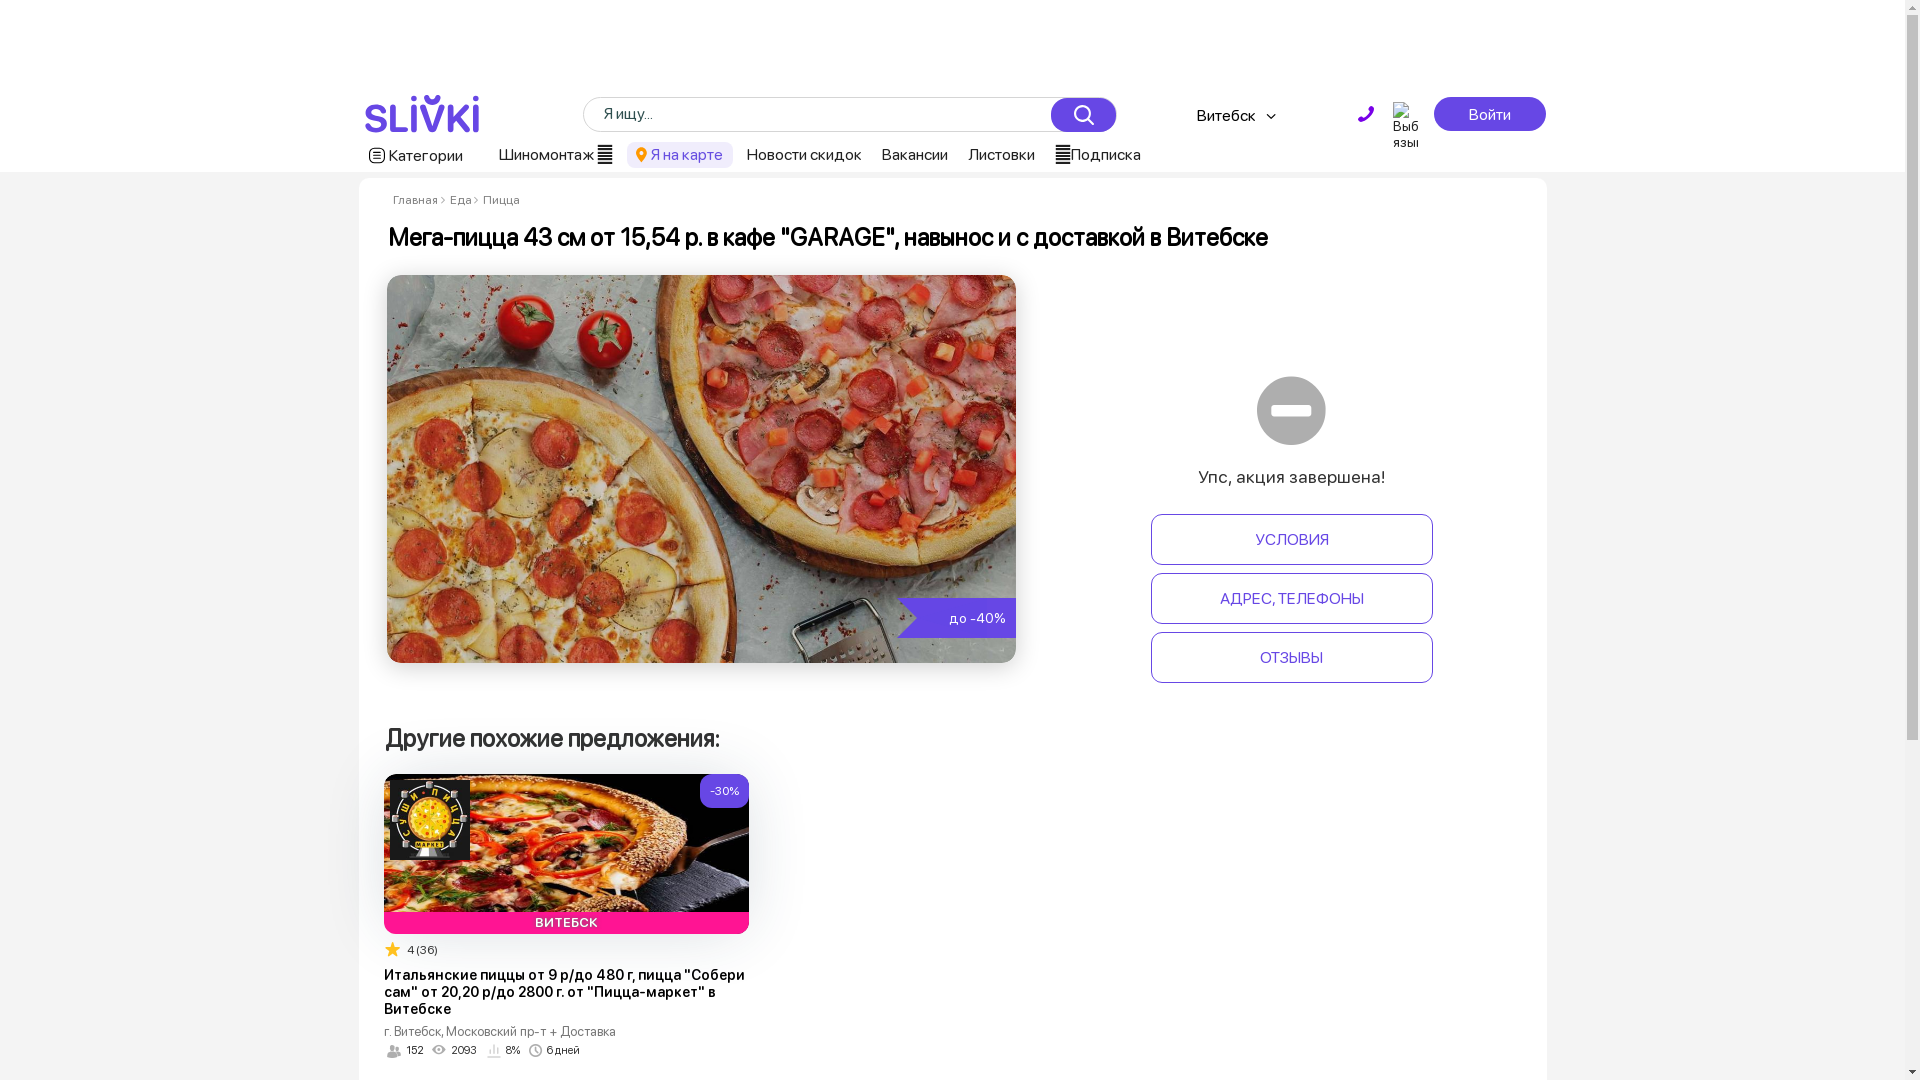 This screenshot has width=1920, height=1080. I want to click on ' ', so click(1365, 114).